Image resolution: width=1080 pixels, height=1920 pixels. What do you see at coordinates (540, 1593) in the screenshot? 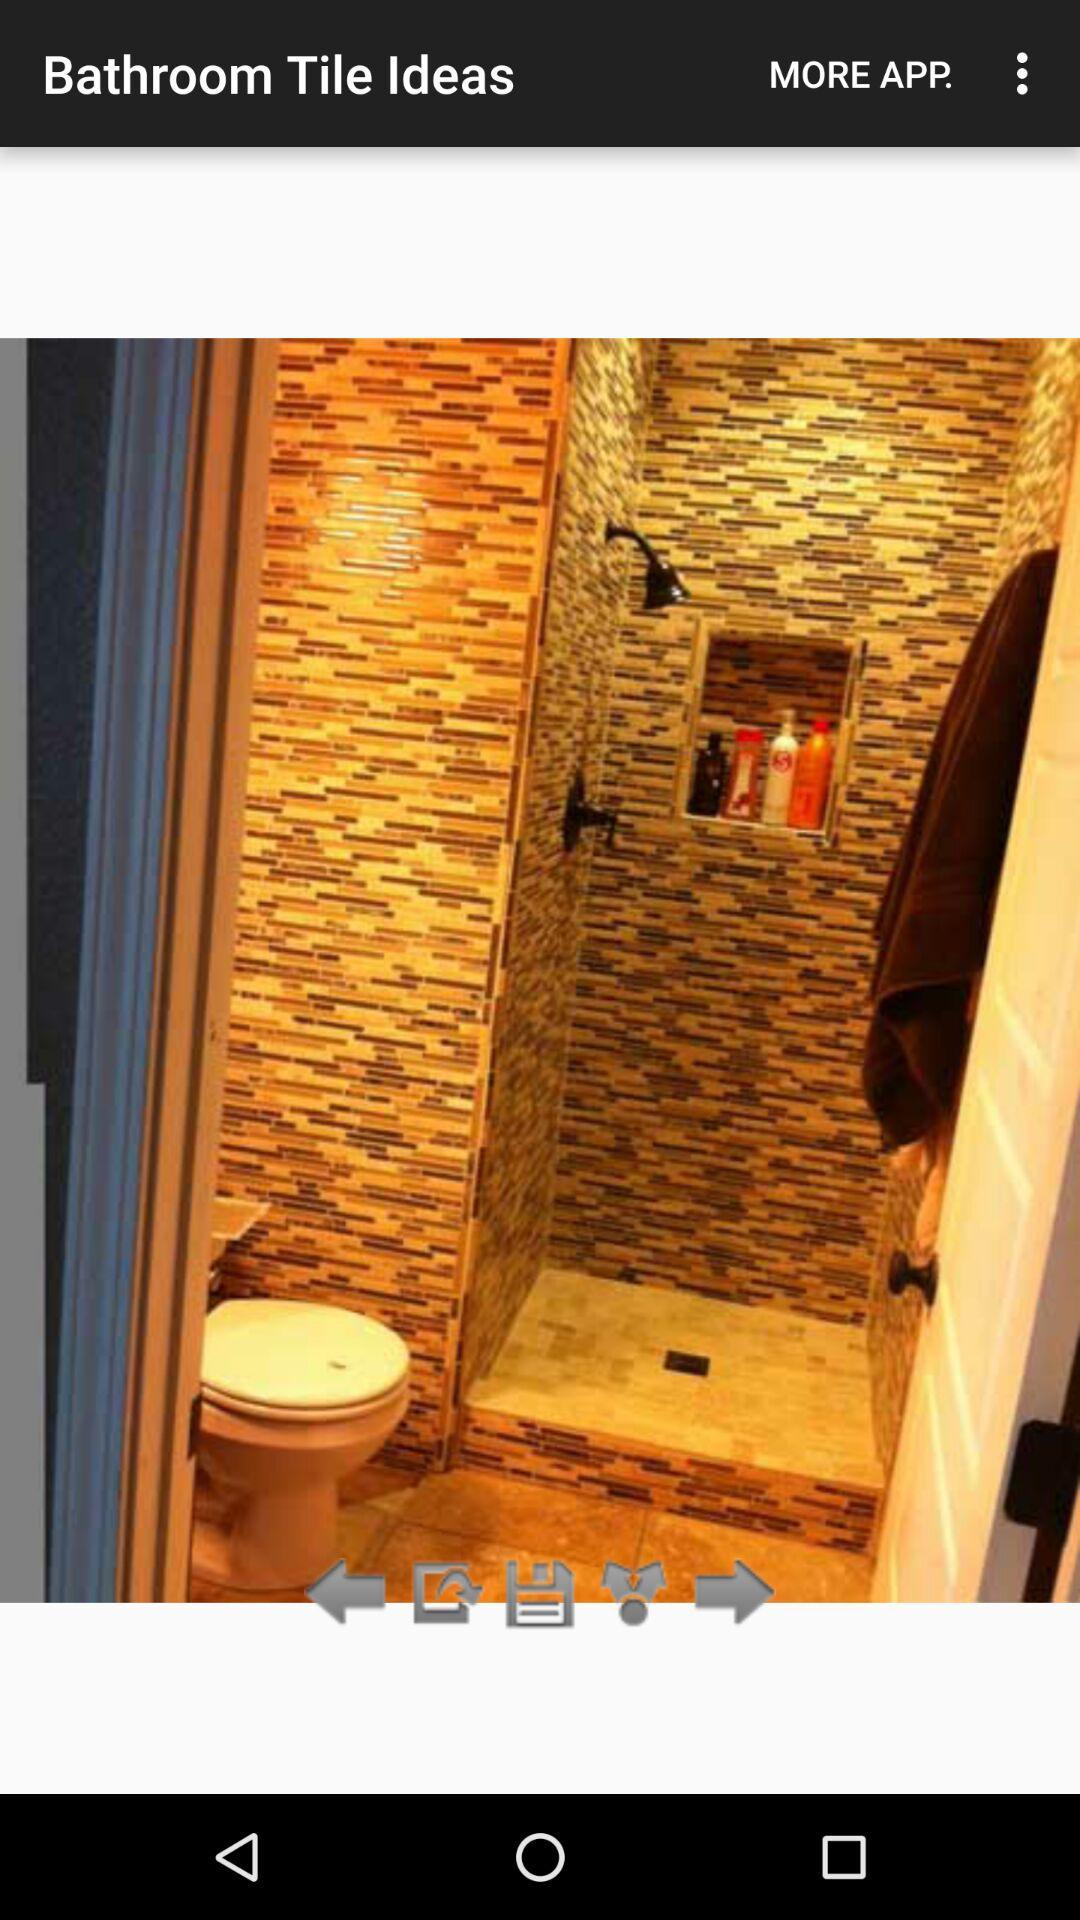
I see `save` at bounding box center [540, 1593].